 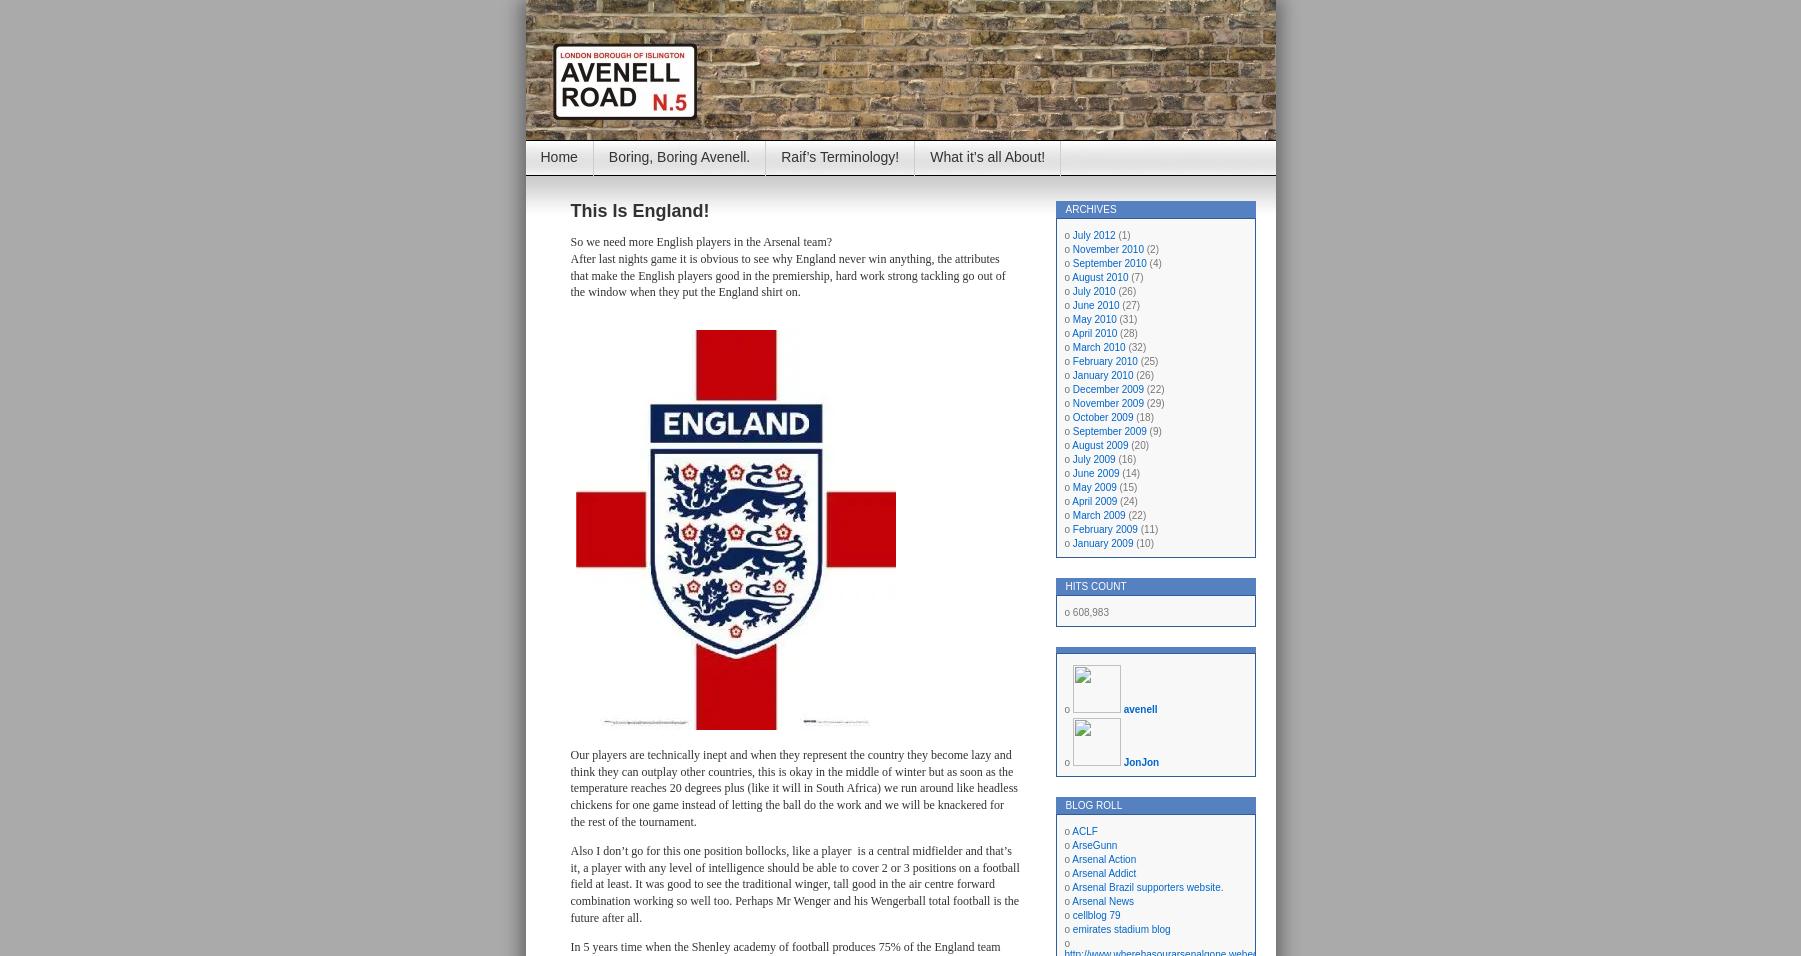 I want to click on '(14)', so click(x=1129, y=473).